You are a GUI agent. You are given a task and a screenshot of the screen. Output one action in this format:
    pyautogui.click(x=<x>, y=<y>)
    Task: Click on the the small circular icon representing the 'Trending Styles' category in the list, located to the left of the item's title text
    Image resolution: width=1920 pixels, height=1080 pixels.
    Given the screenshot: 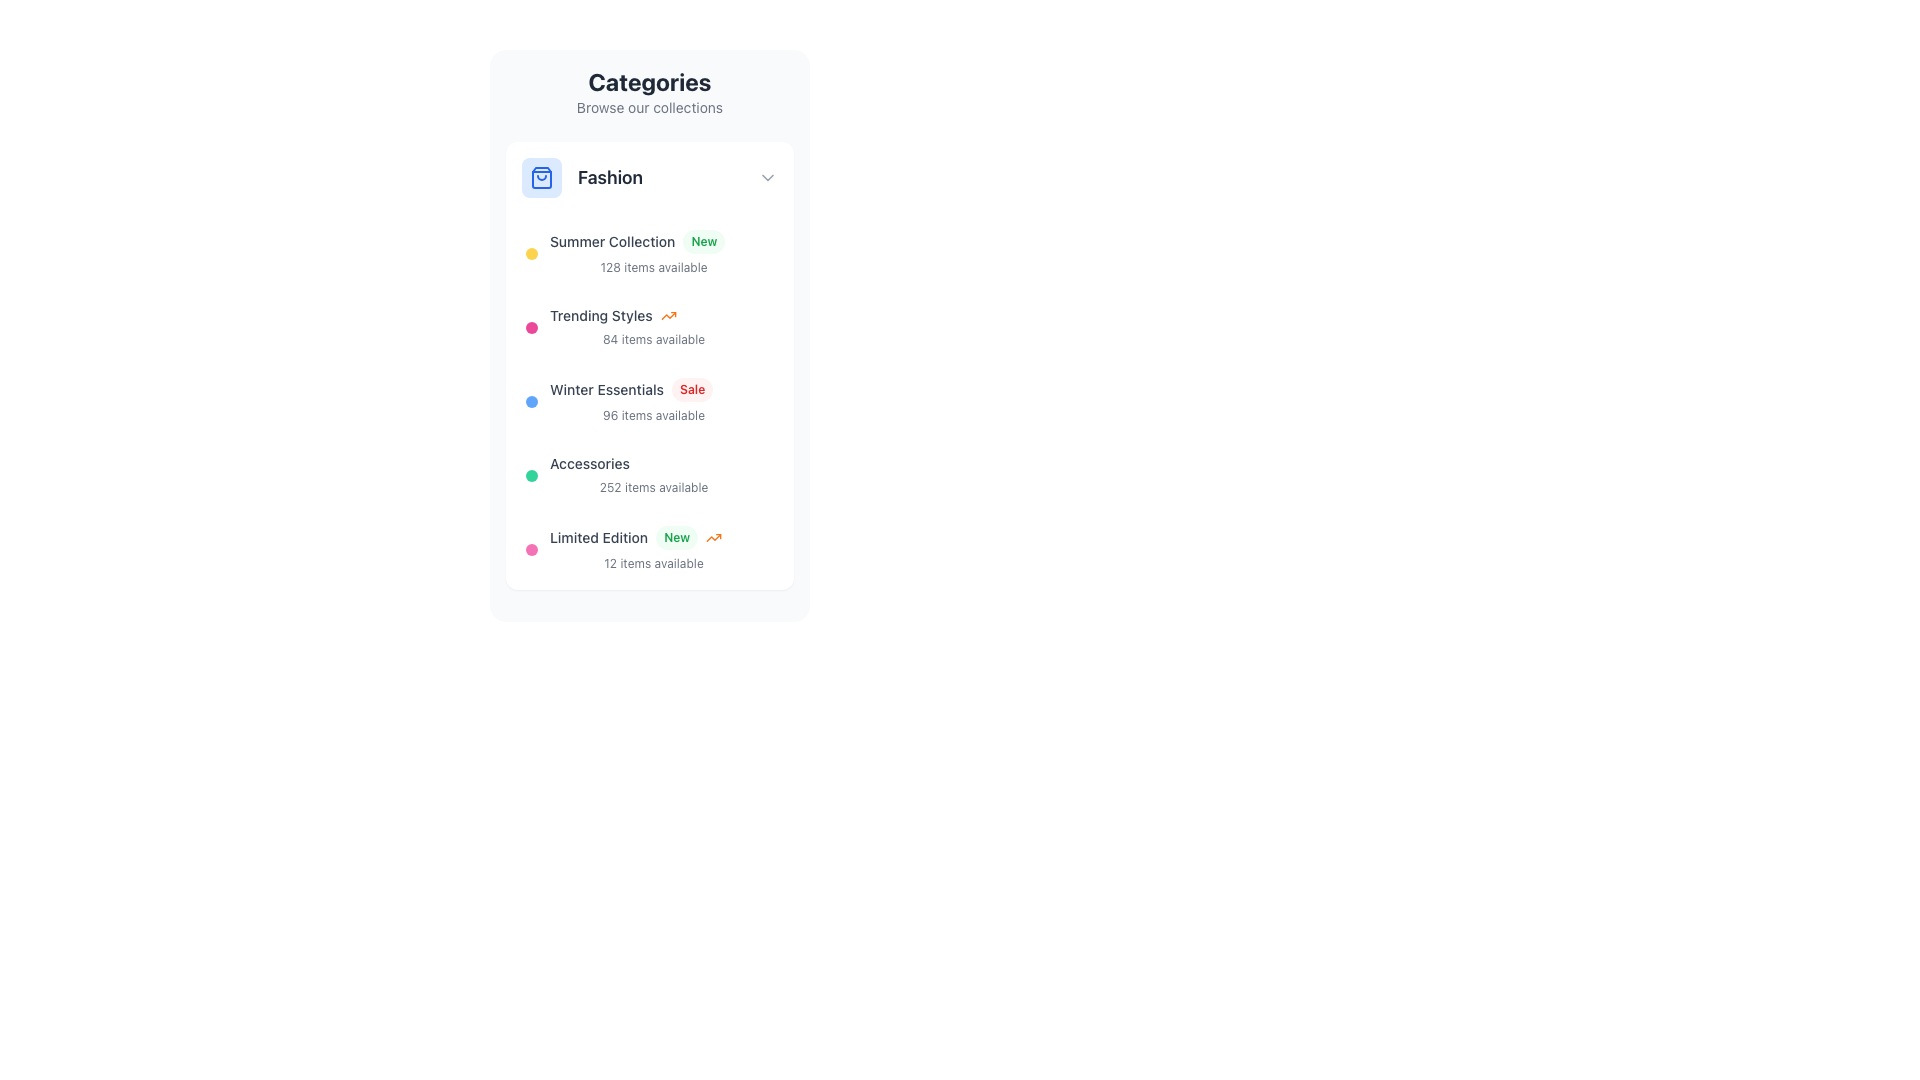 What is the action you would take?
    pyautogui.click(x=532, y=326)
    